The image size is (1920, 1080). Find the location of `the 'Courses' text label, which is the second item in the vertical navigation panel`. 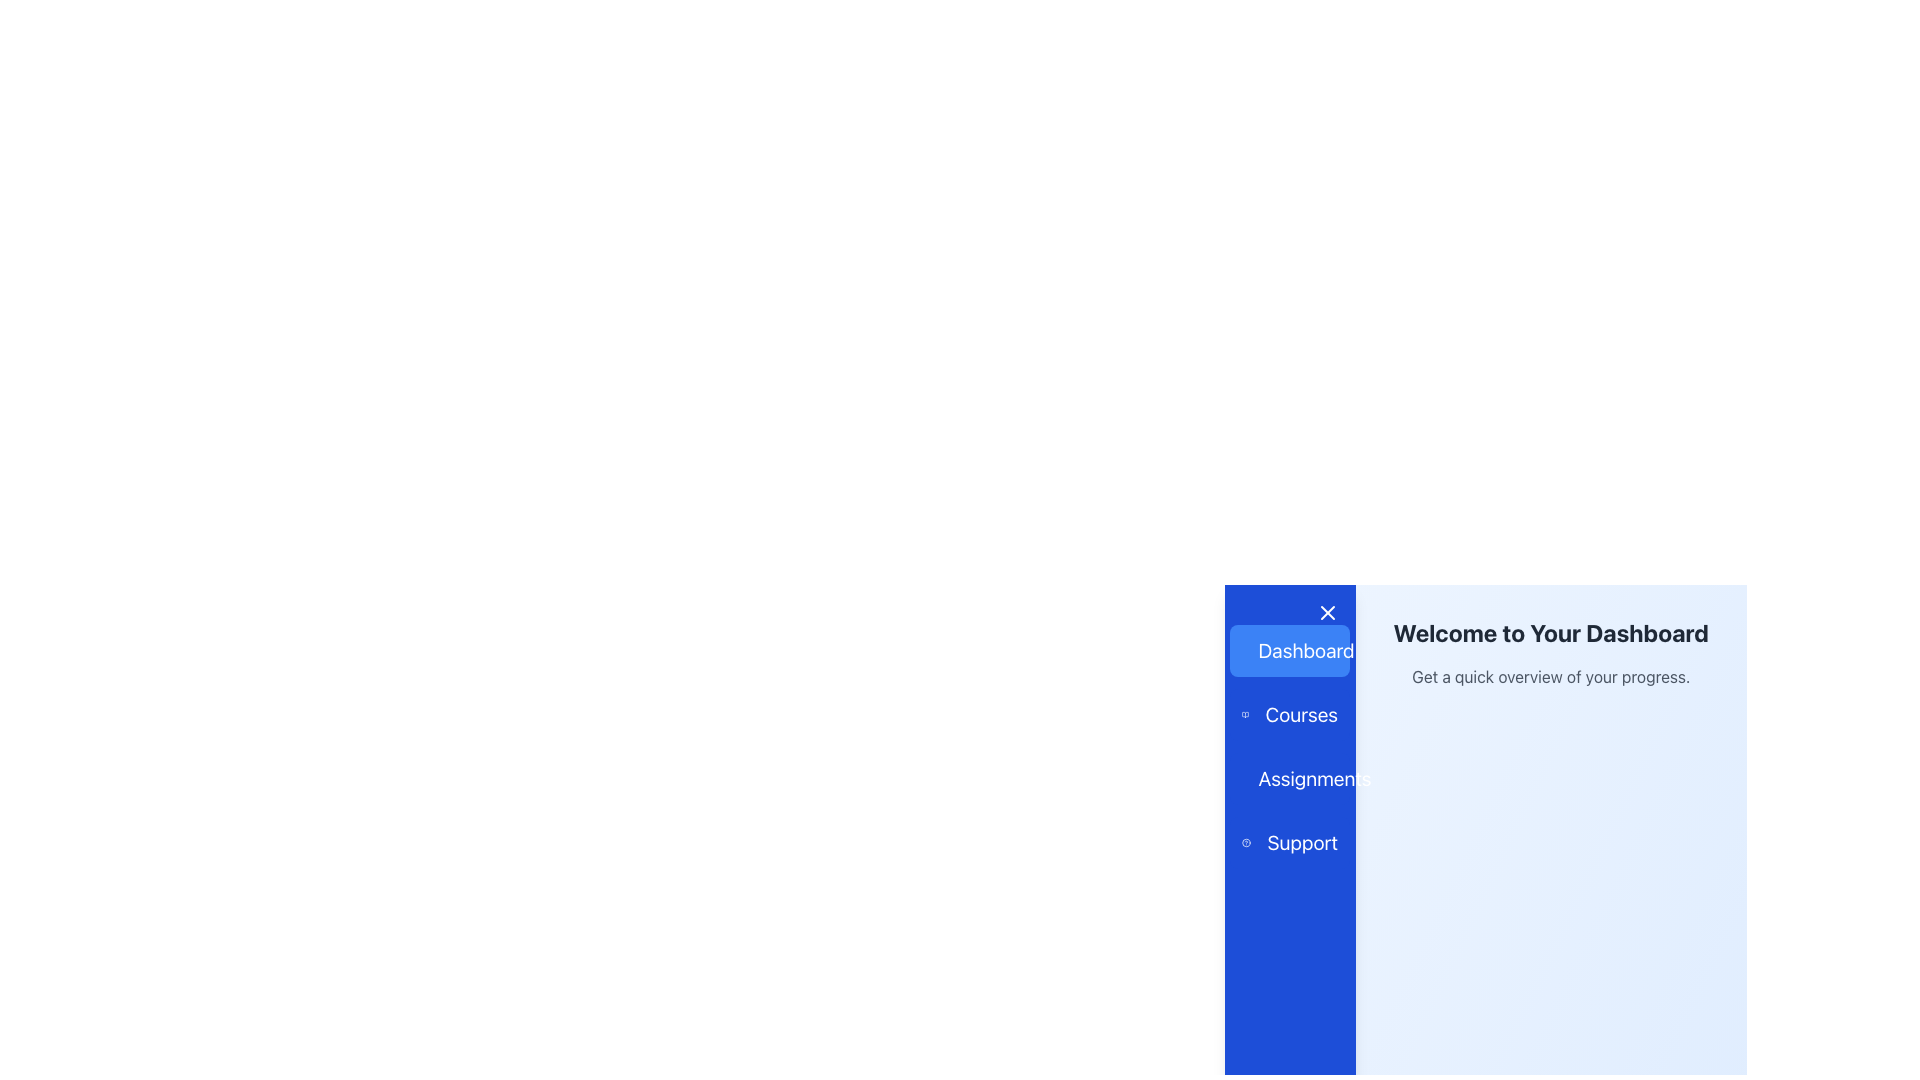

the 'Courses' text label, which is the second item in the vertical navigation panel is located at coordinates (1301, 713).